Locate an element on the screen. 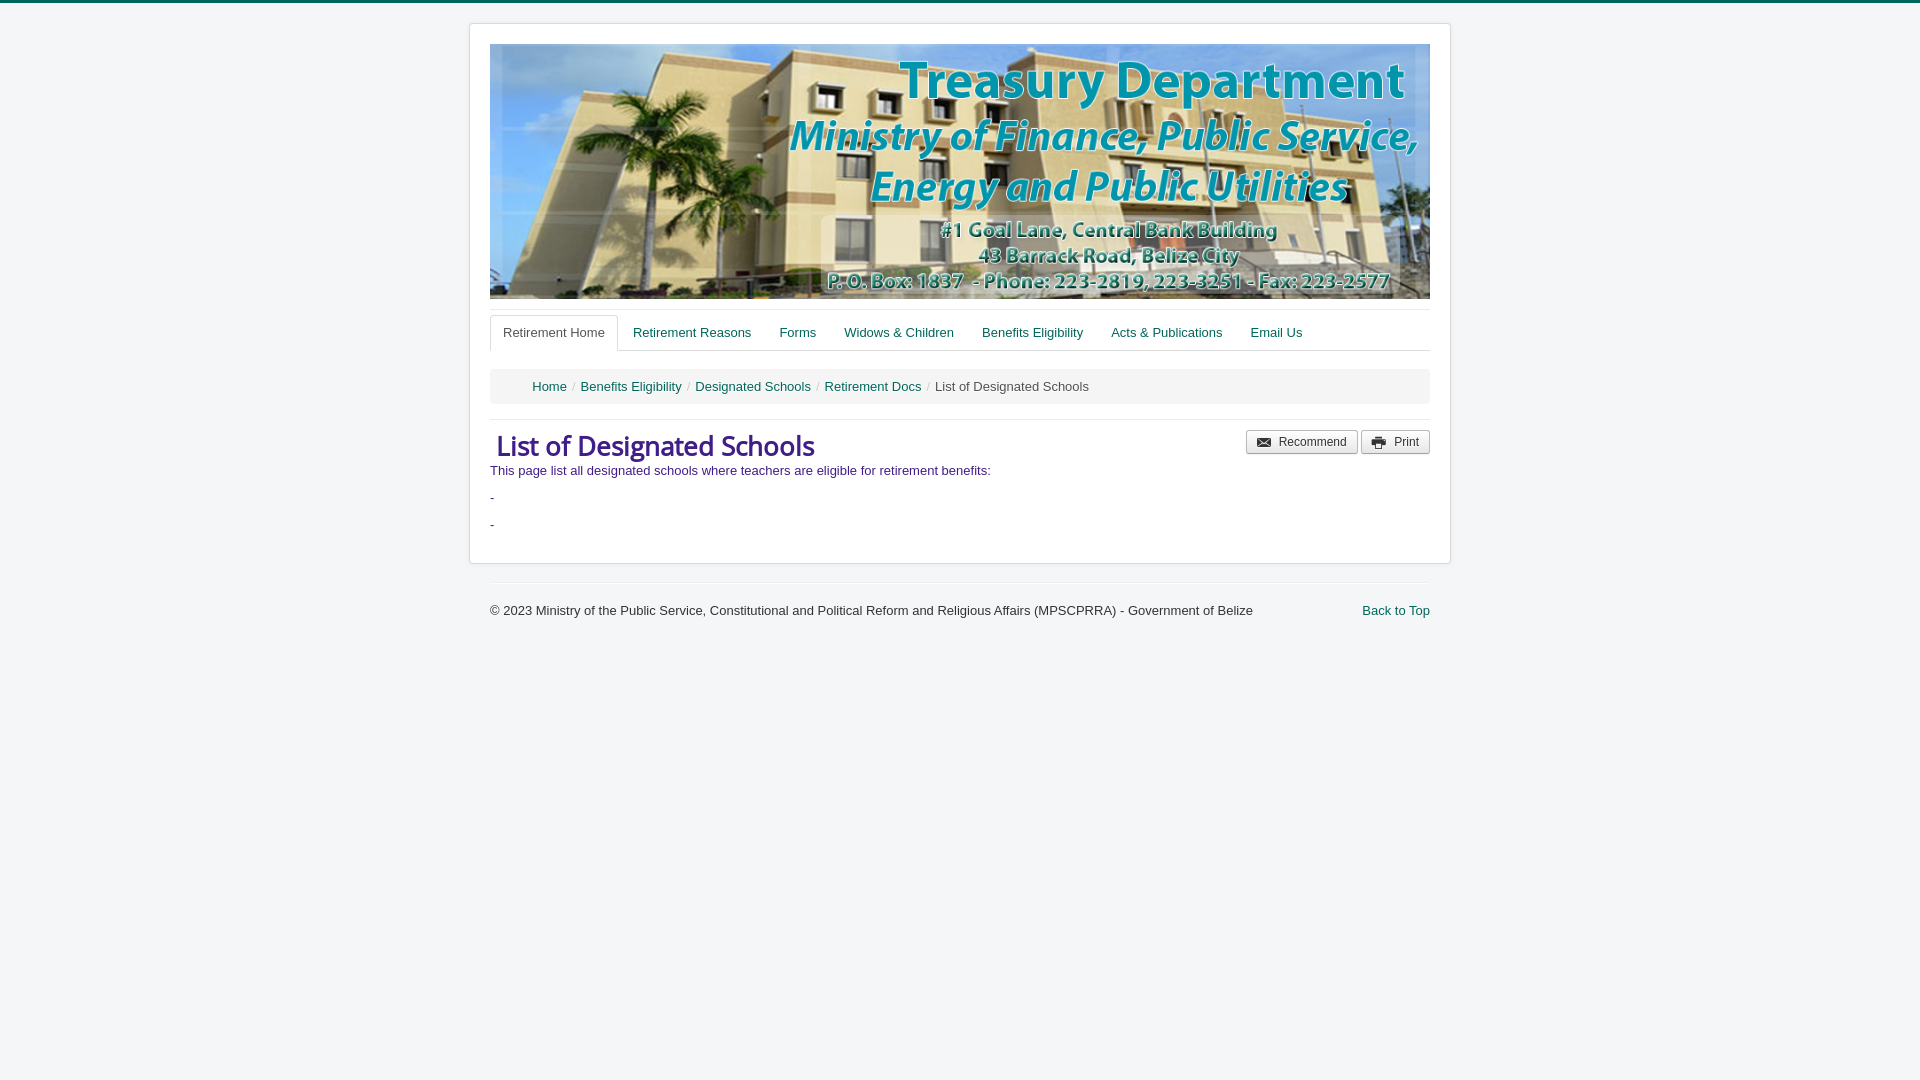  'Retirement Home' is located at coordinates (553, 331).